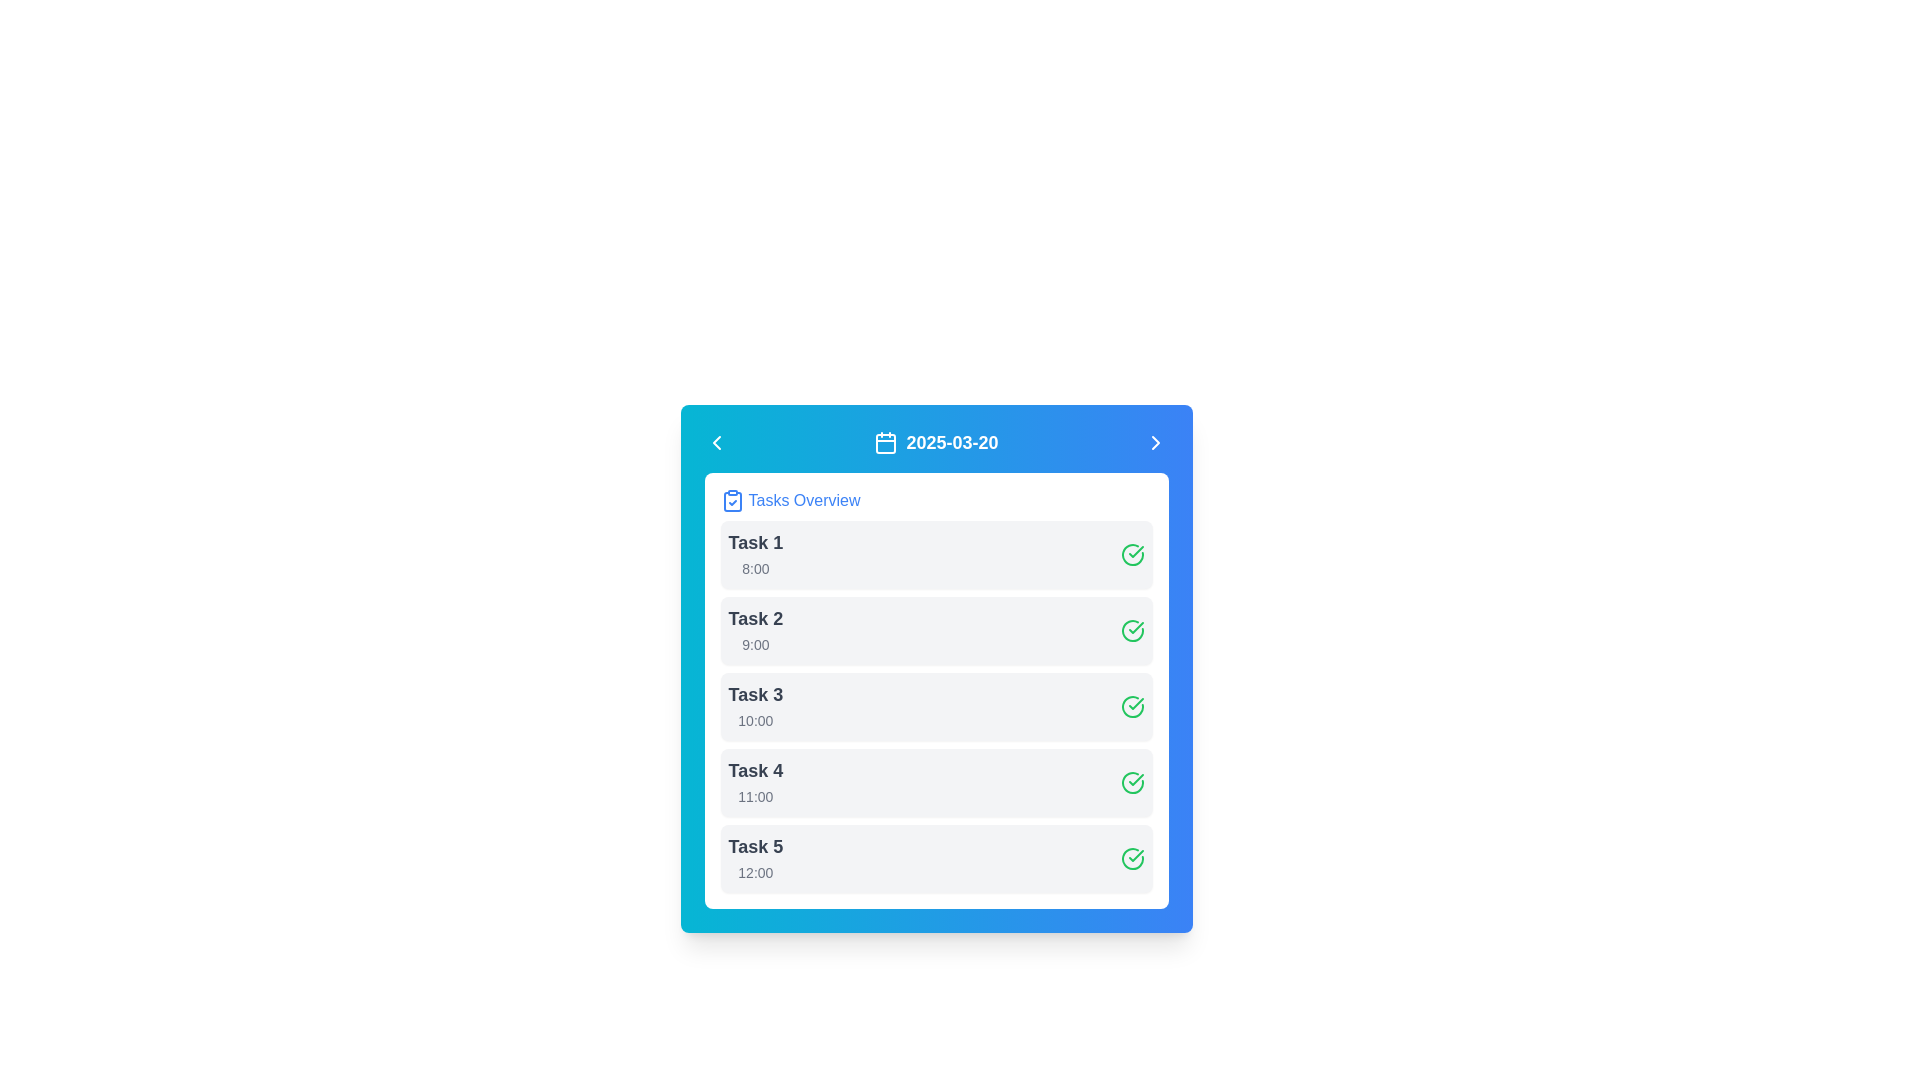  What do you see at coordinates (1136, 551) in the screenshot?
I see `the checkmark icon representing the completed task status for the second task's row in the list` at bounding box center [1136, 551].